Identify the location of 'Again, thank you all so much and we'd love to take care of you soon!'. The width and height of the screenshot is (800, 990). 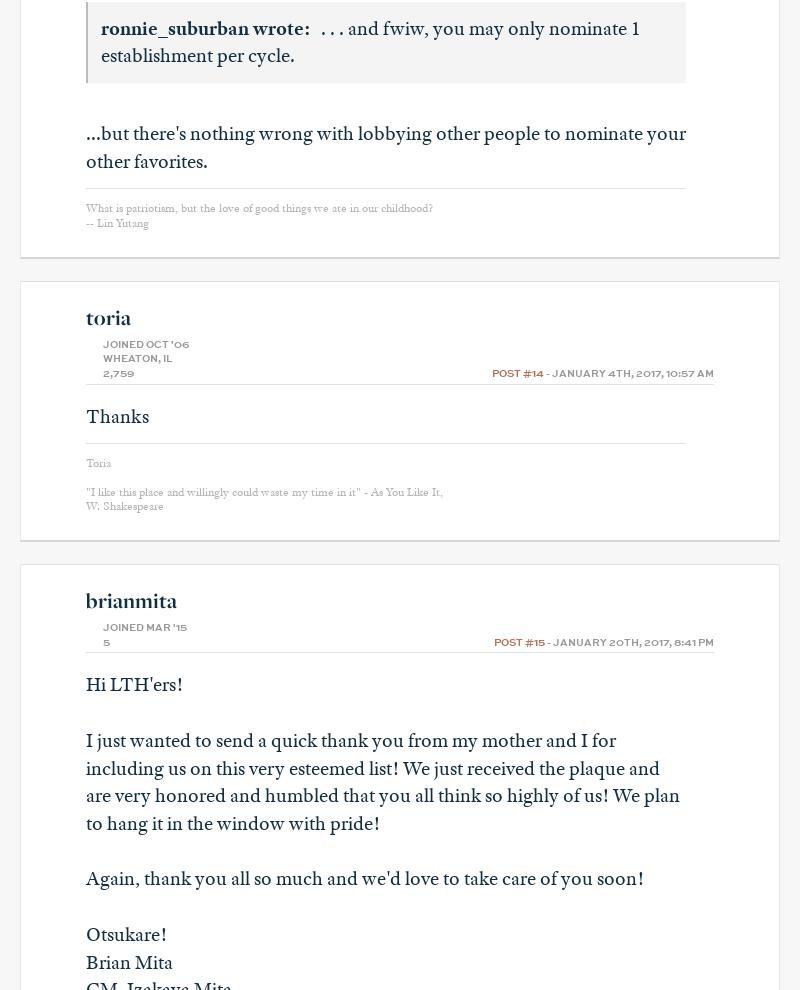
(86, 878).